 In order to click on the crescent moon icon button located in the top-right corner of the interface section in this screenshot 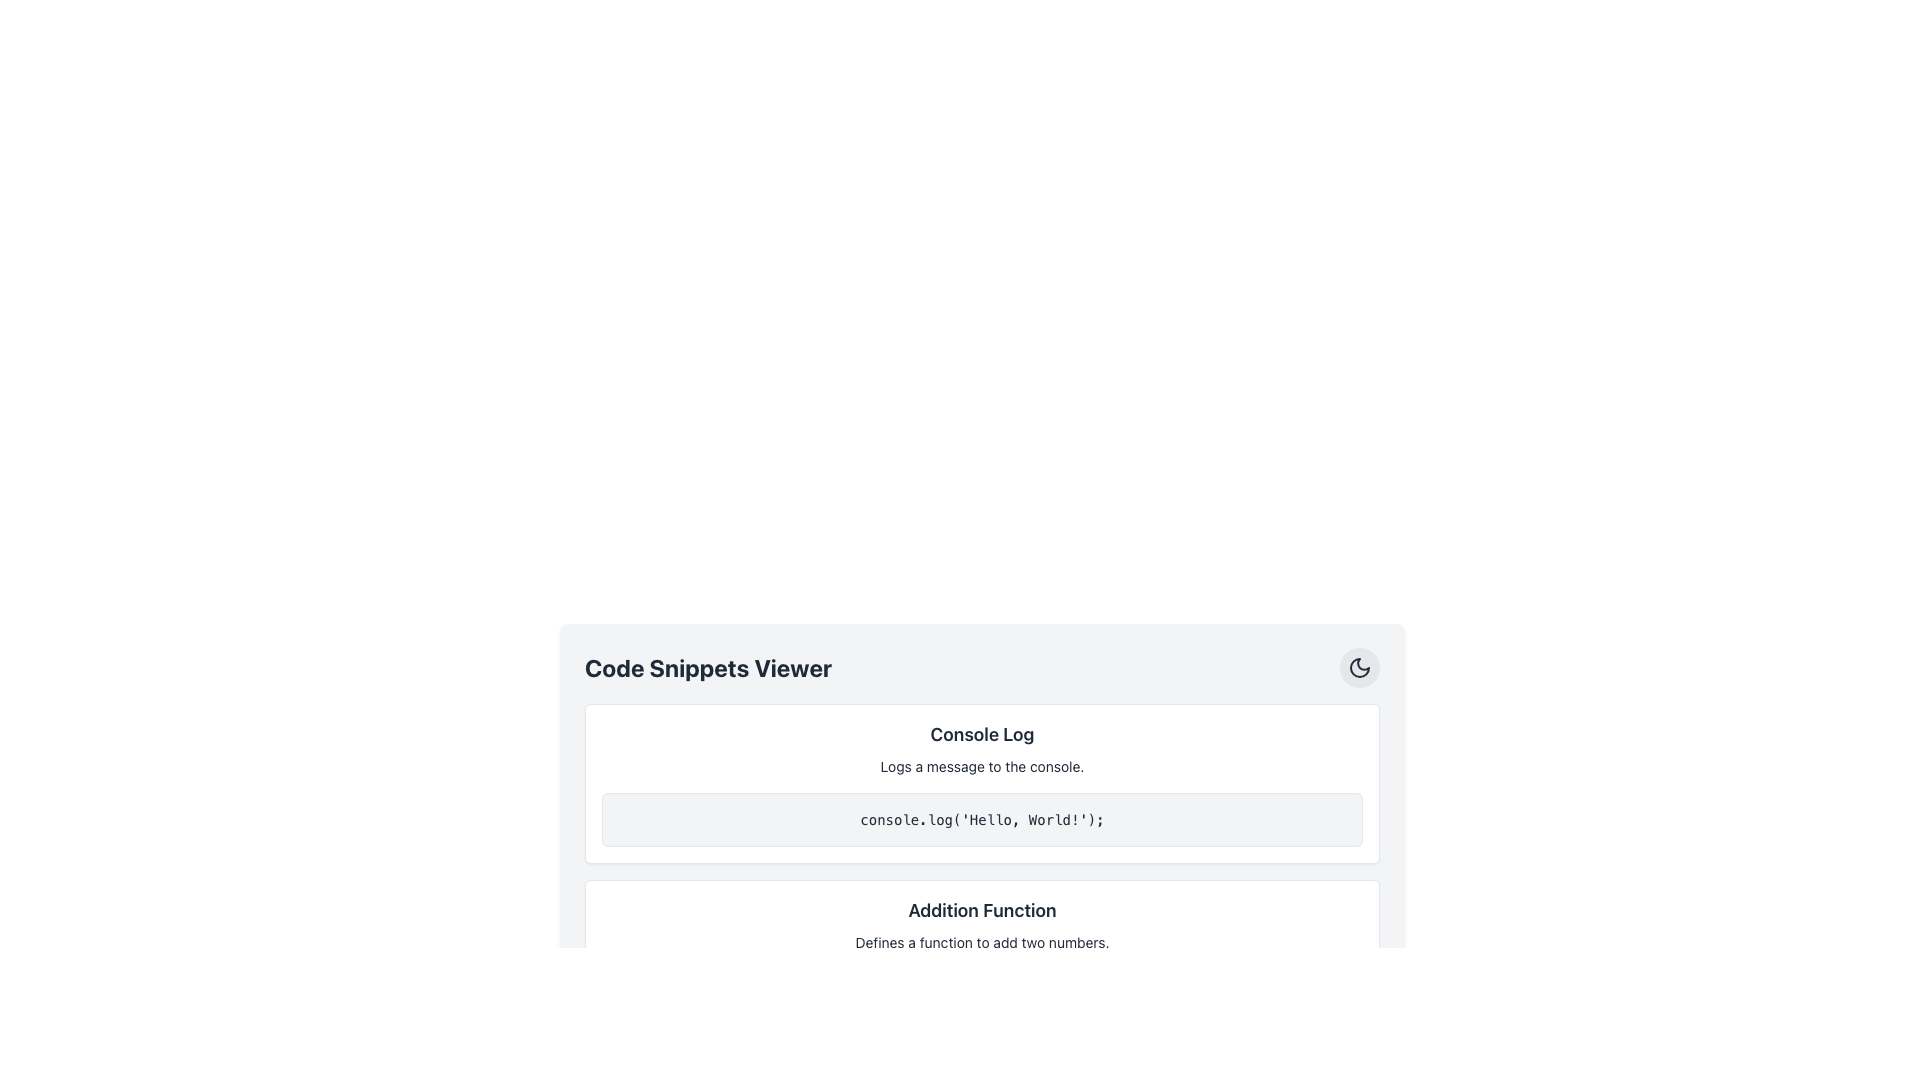, I will do `click(1359, 667)`.